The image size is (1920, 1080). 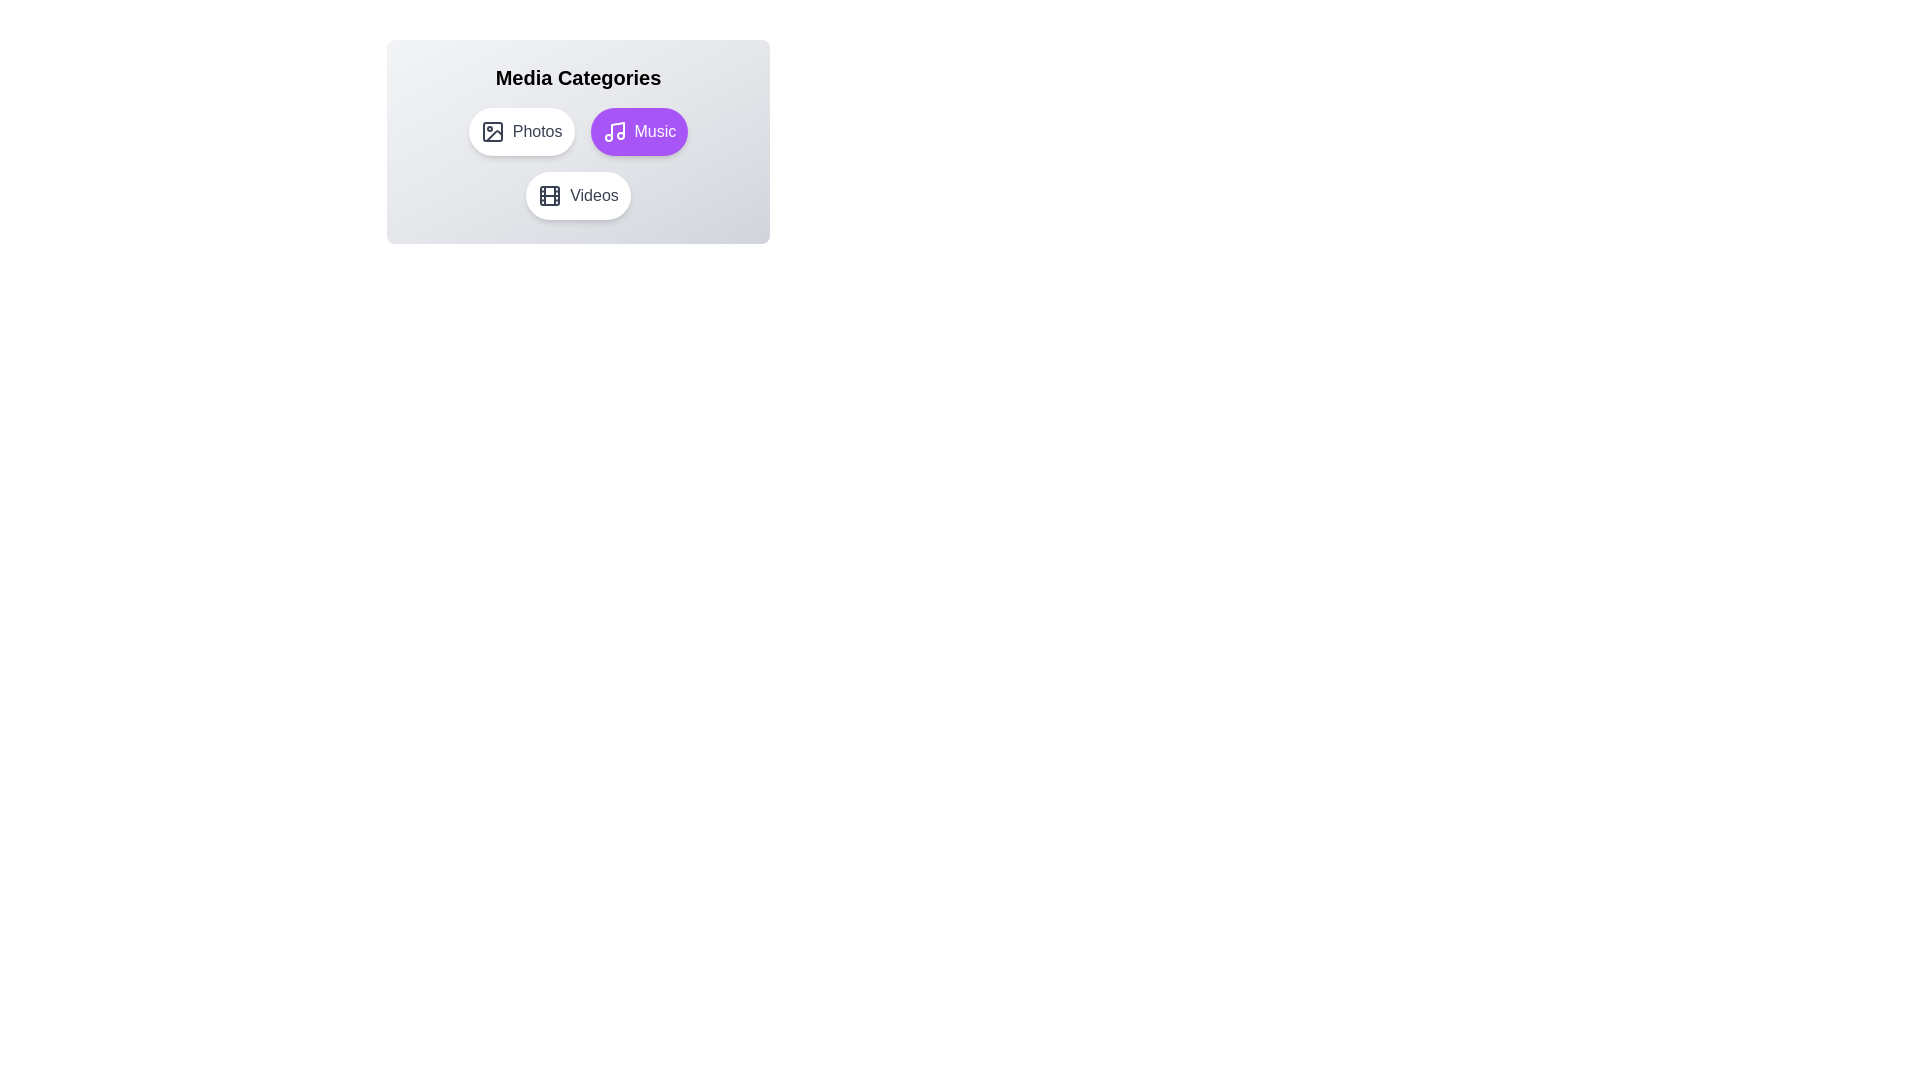 I want to click on the category button labeled Photos, so click(x=521, y=131).